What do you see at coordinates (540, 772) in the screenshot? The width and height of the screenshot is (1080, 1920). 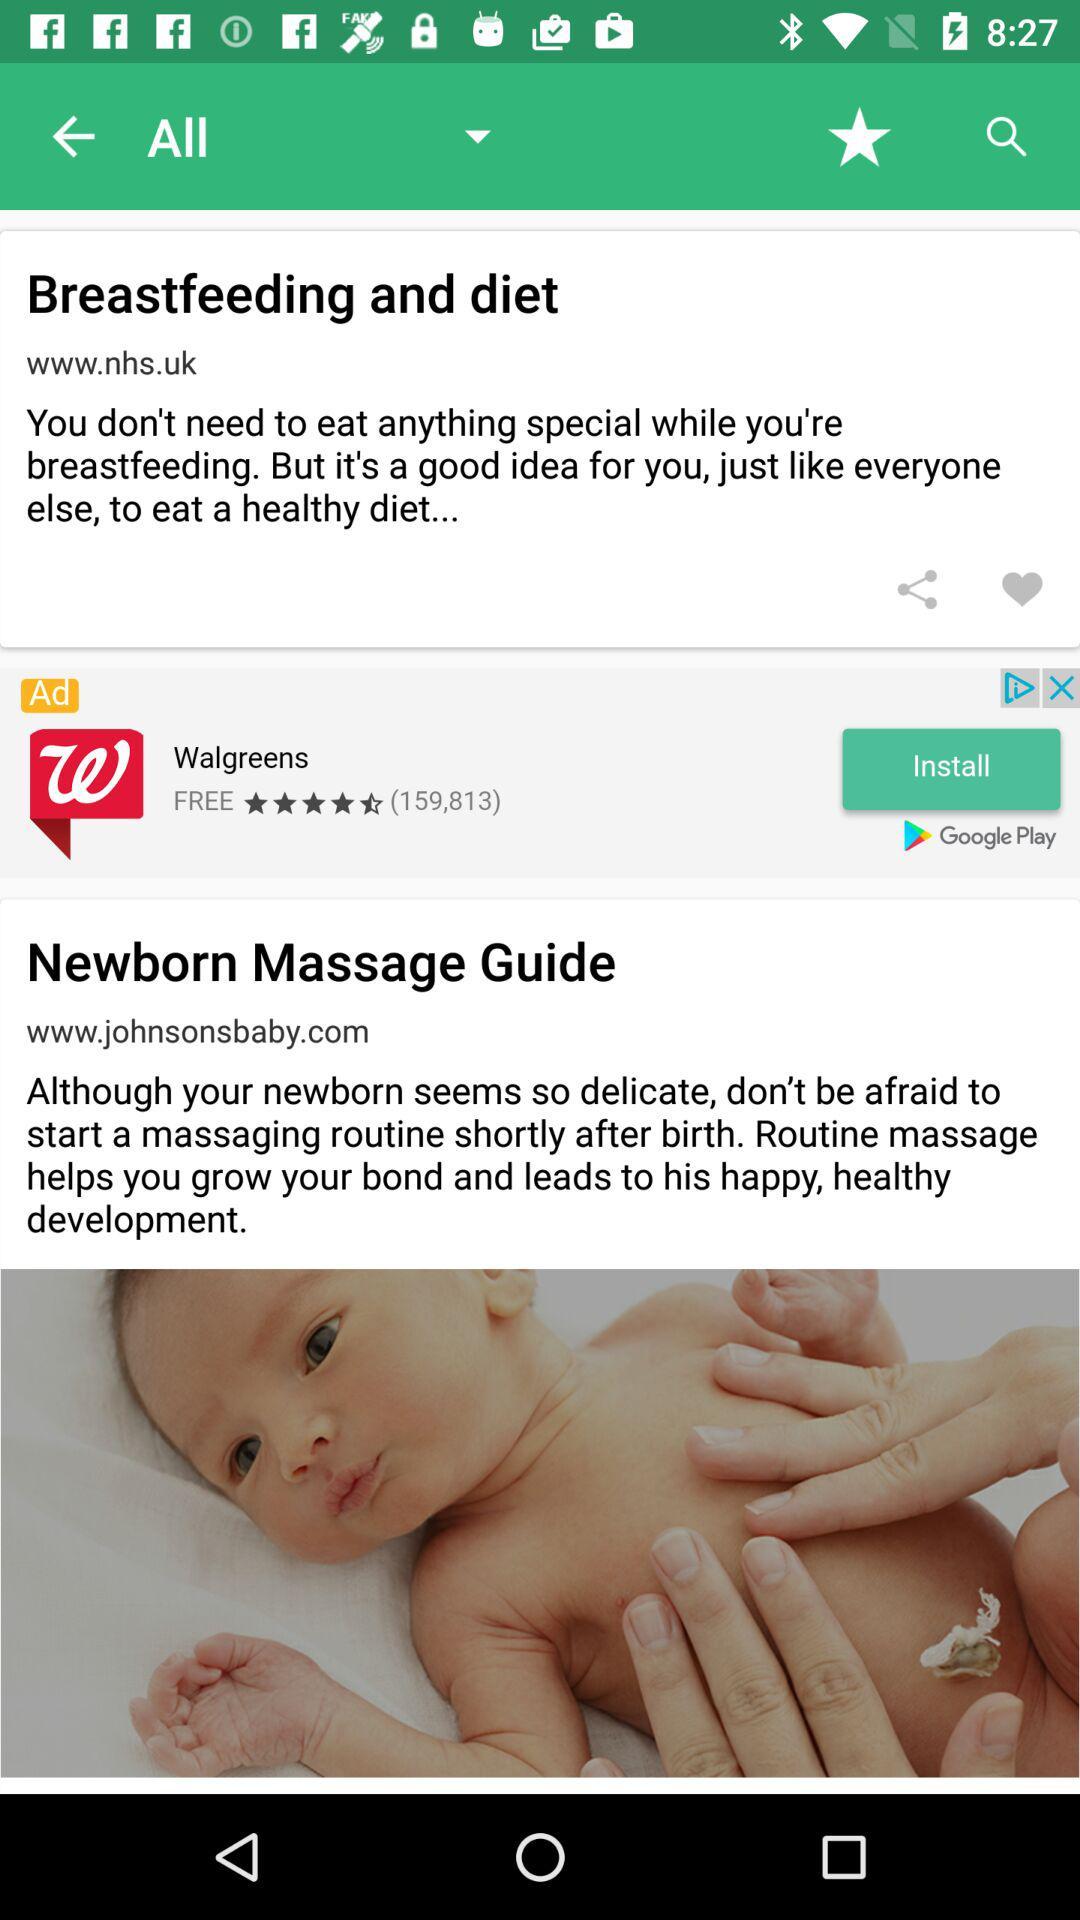 I see `details about advertisement` at bounding box center [540, 772].